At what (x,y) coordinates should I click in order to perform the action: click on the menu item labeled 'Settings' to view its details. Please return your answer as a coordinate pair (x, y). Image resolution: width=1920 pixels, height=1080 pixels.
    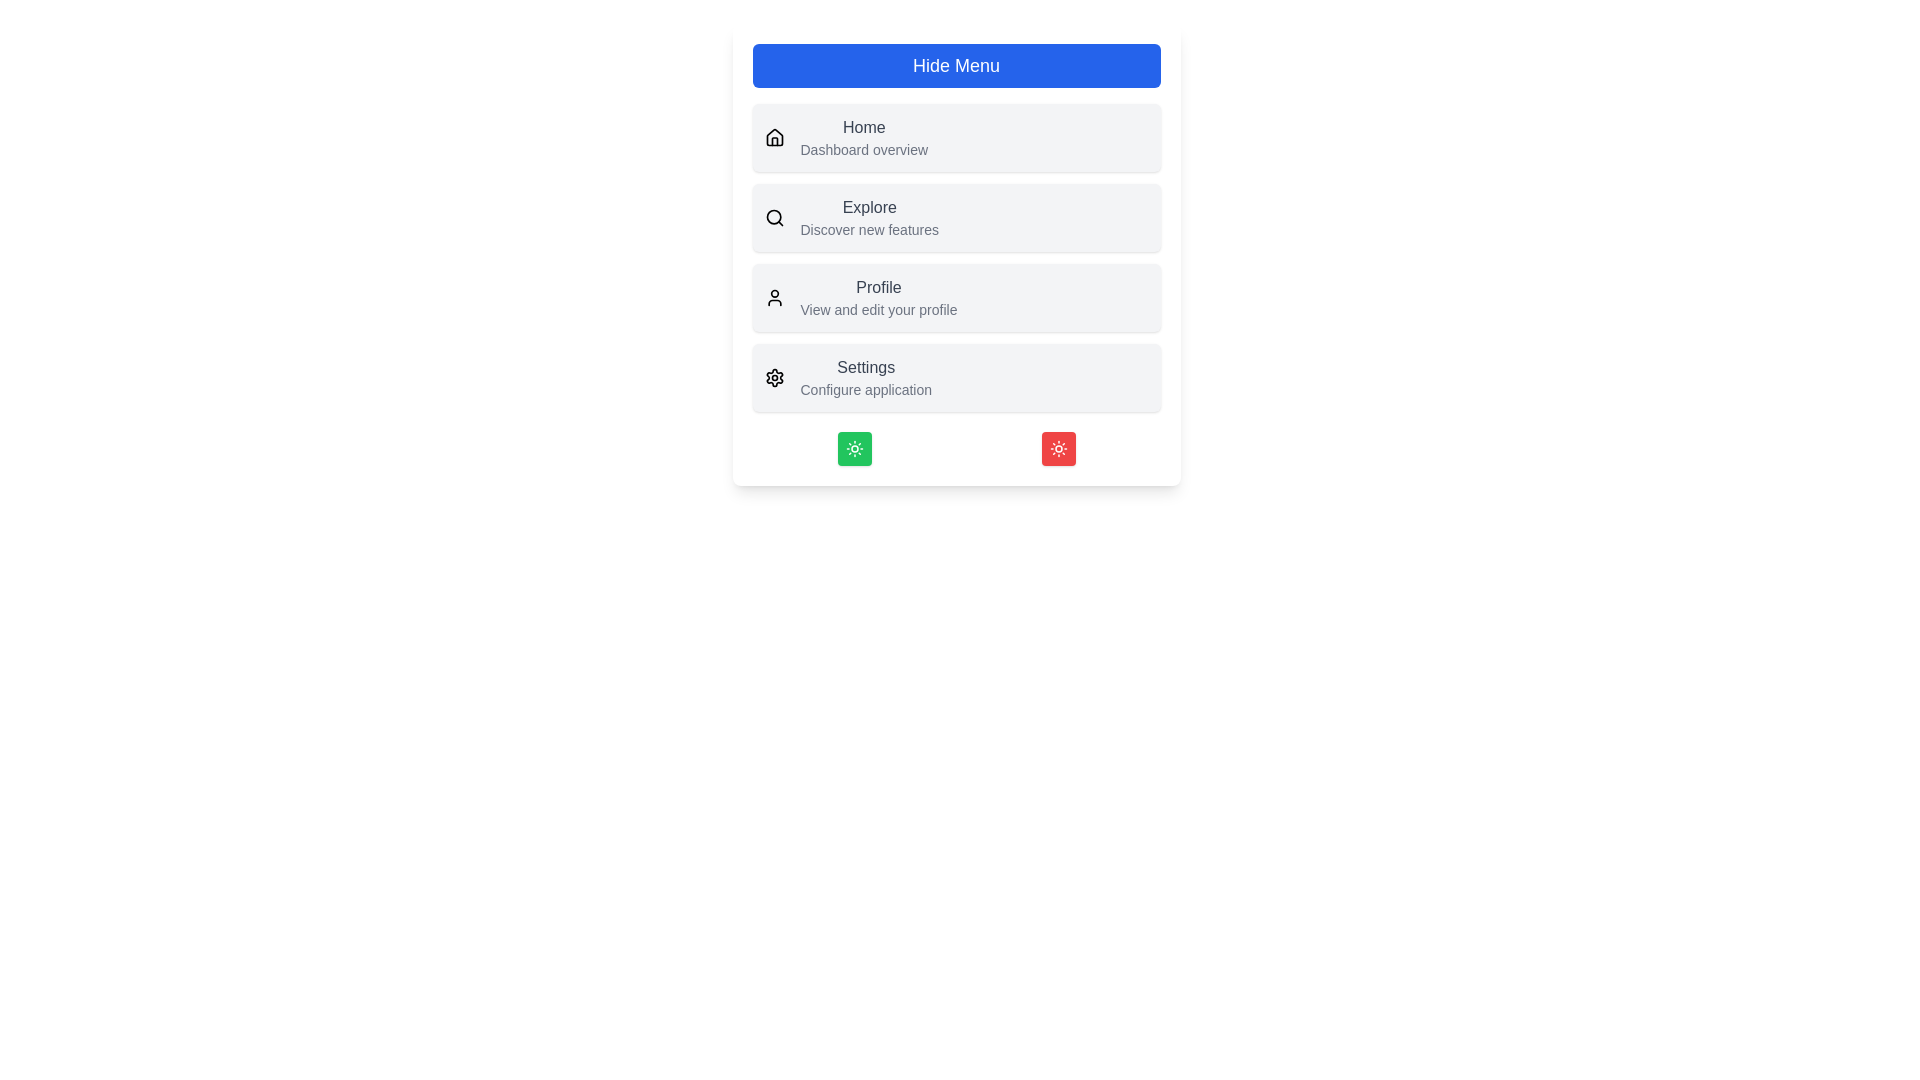
    Looking at the image, I should click on (866, 367).